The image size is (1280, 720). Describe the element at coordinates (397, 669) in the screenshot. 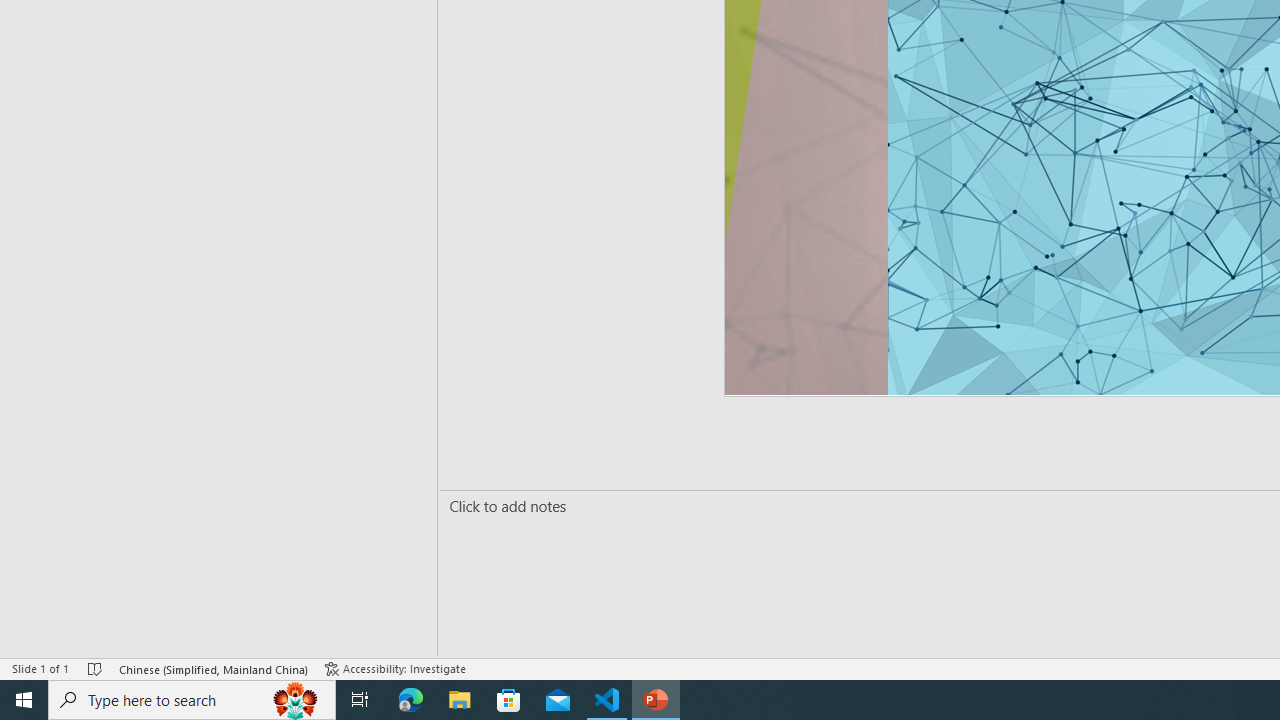

I see `'Accessibility Checker Accessibility: Investigate'` at that location.